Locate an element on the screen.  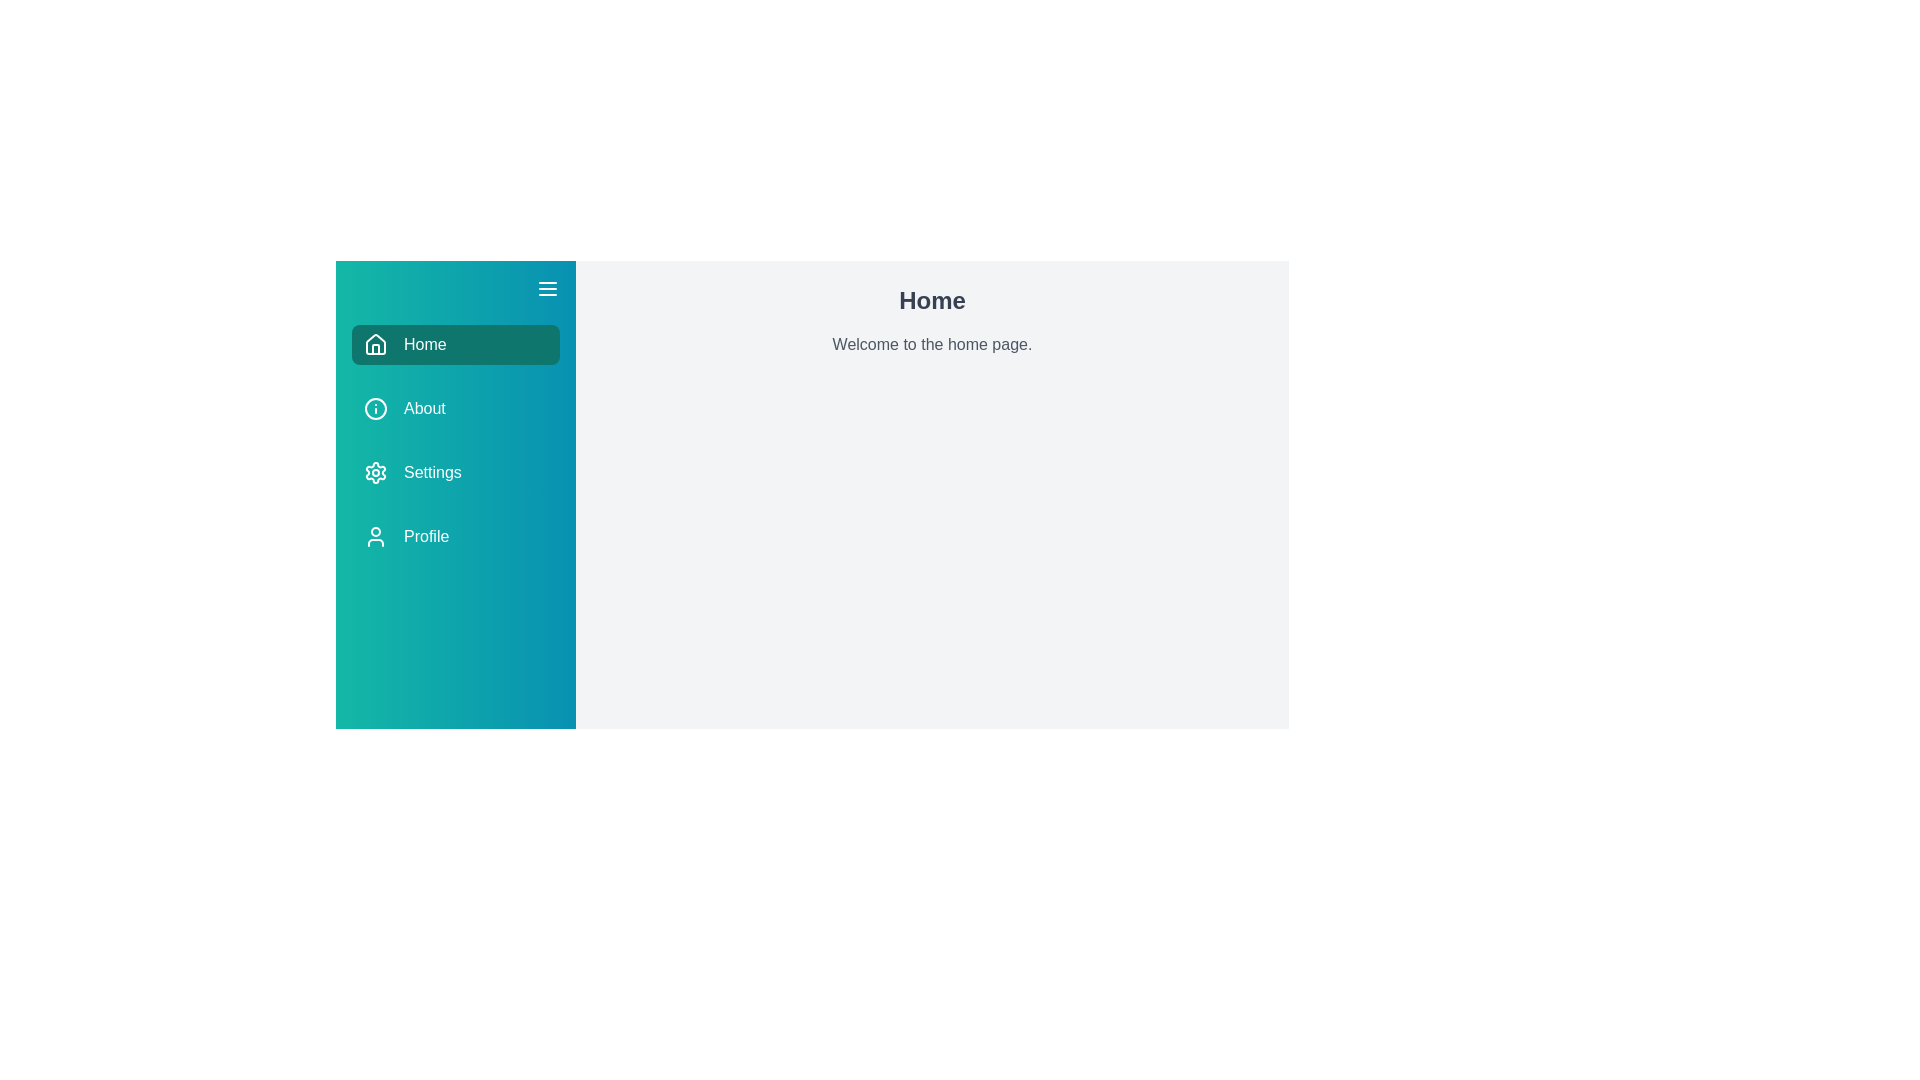
the menu item Profile to trigger its hover effect is located at coordinates (455, 535).